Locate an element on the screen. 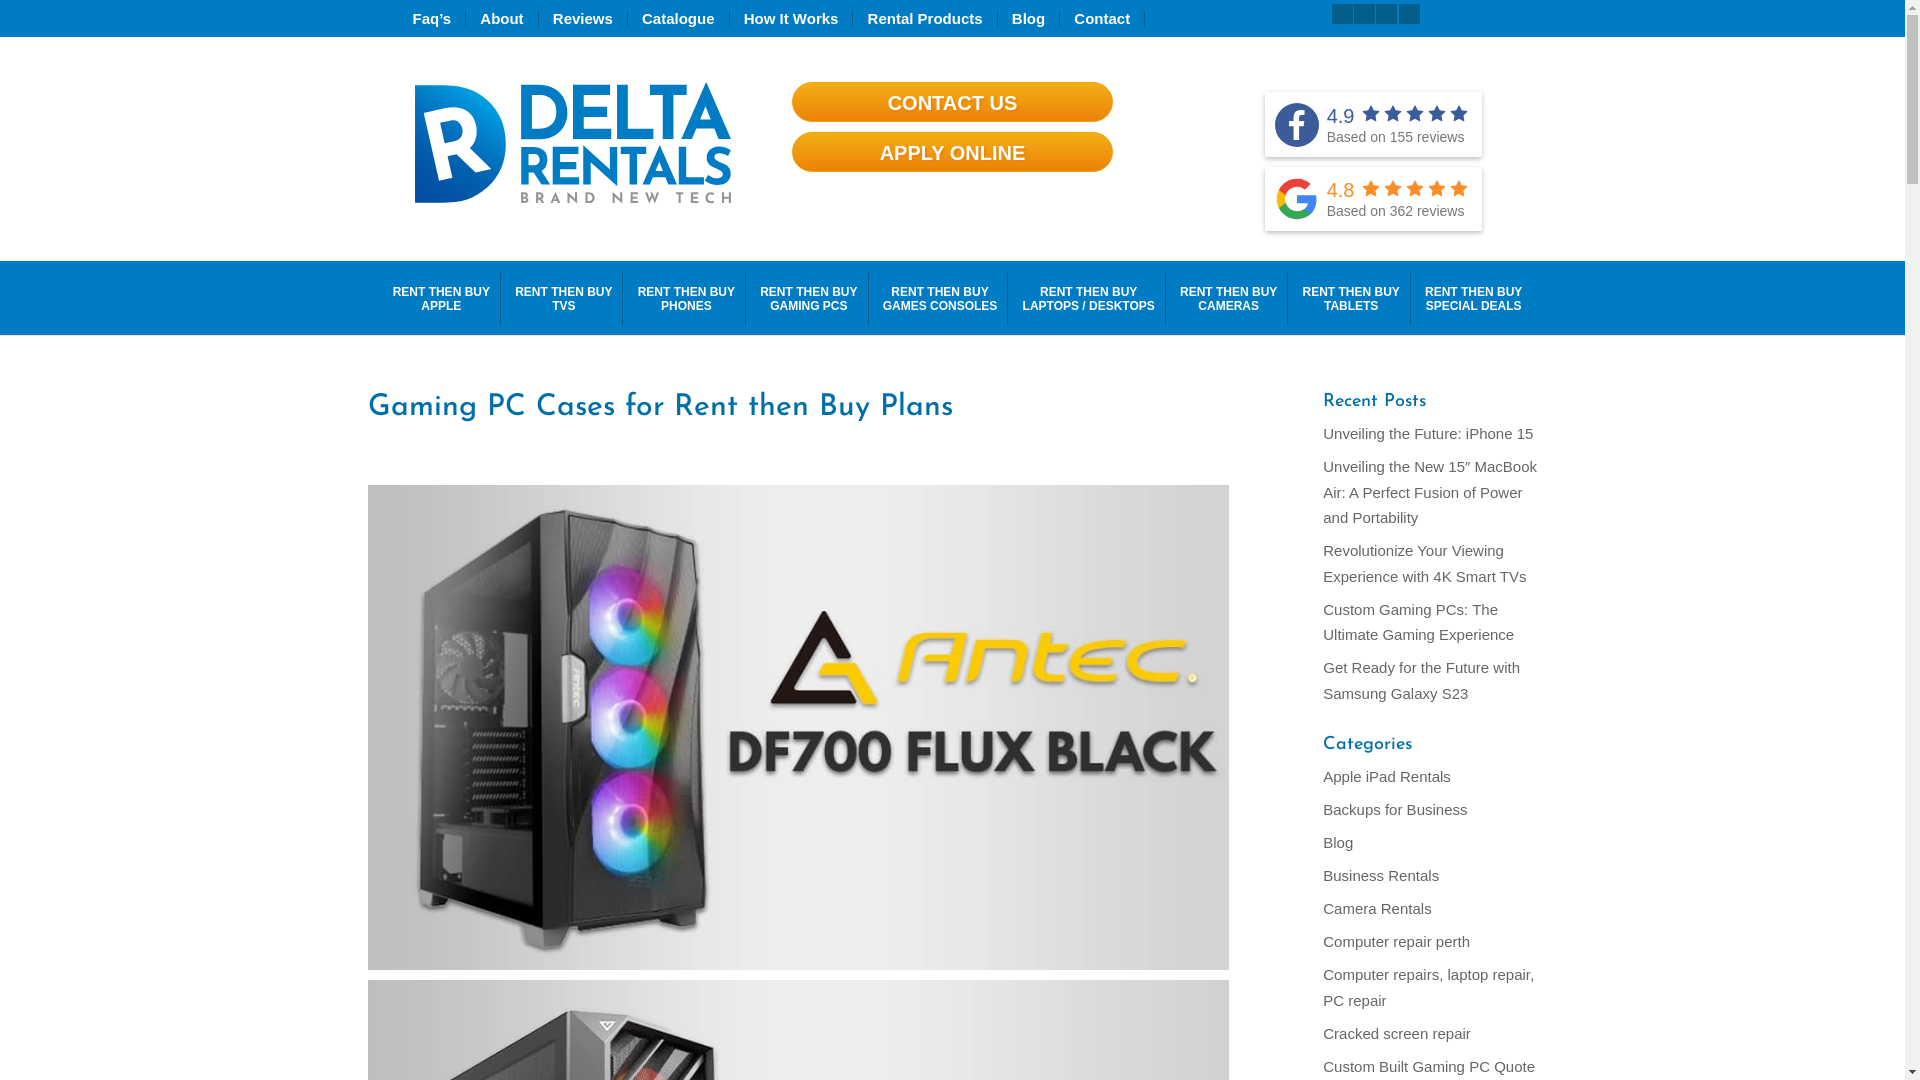 Image resolution: width=1920 pixels, height=1080 pixels. 'RENT THEN BUY is located at coordinates (1227, 299).